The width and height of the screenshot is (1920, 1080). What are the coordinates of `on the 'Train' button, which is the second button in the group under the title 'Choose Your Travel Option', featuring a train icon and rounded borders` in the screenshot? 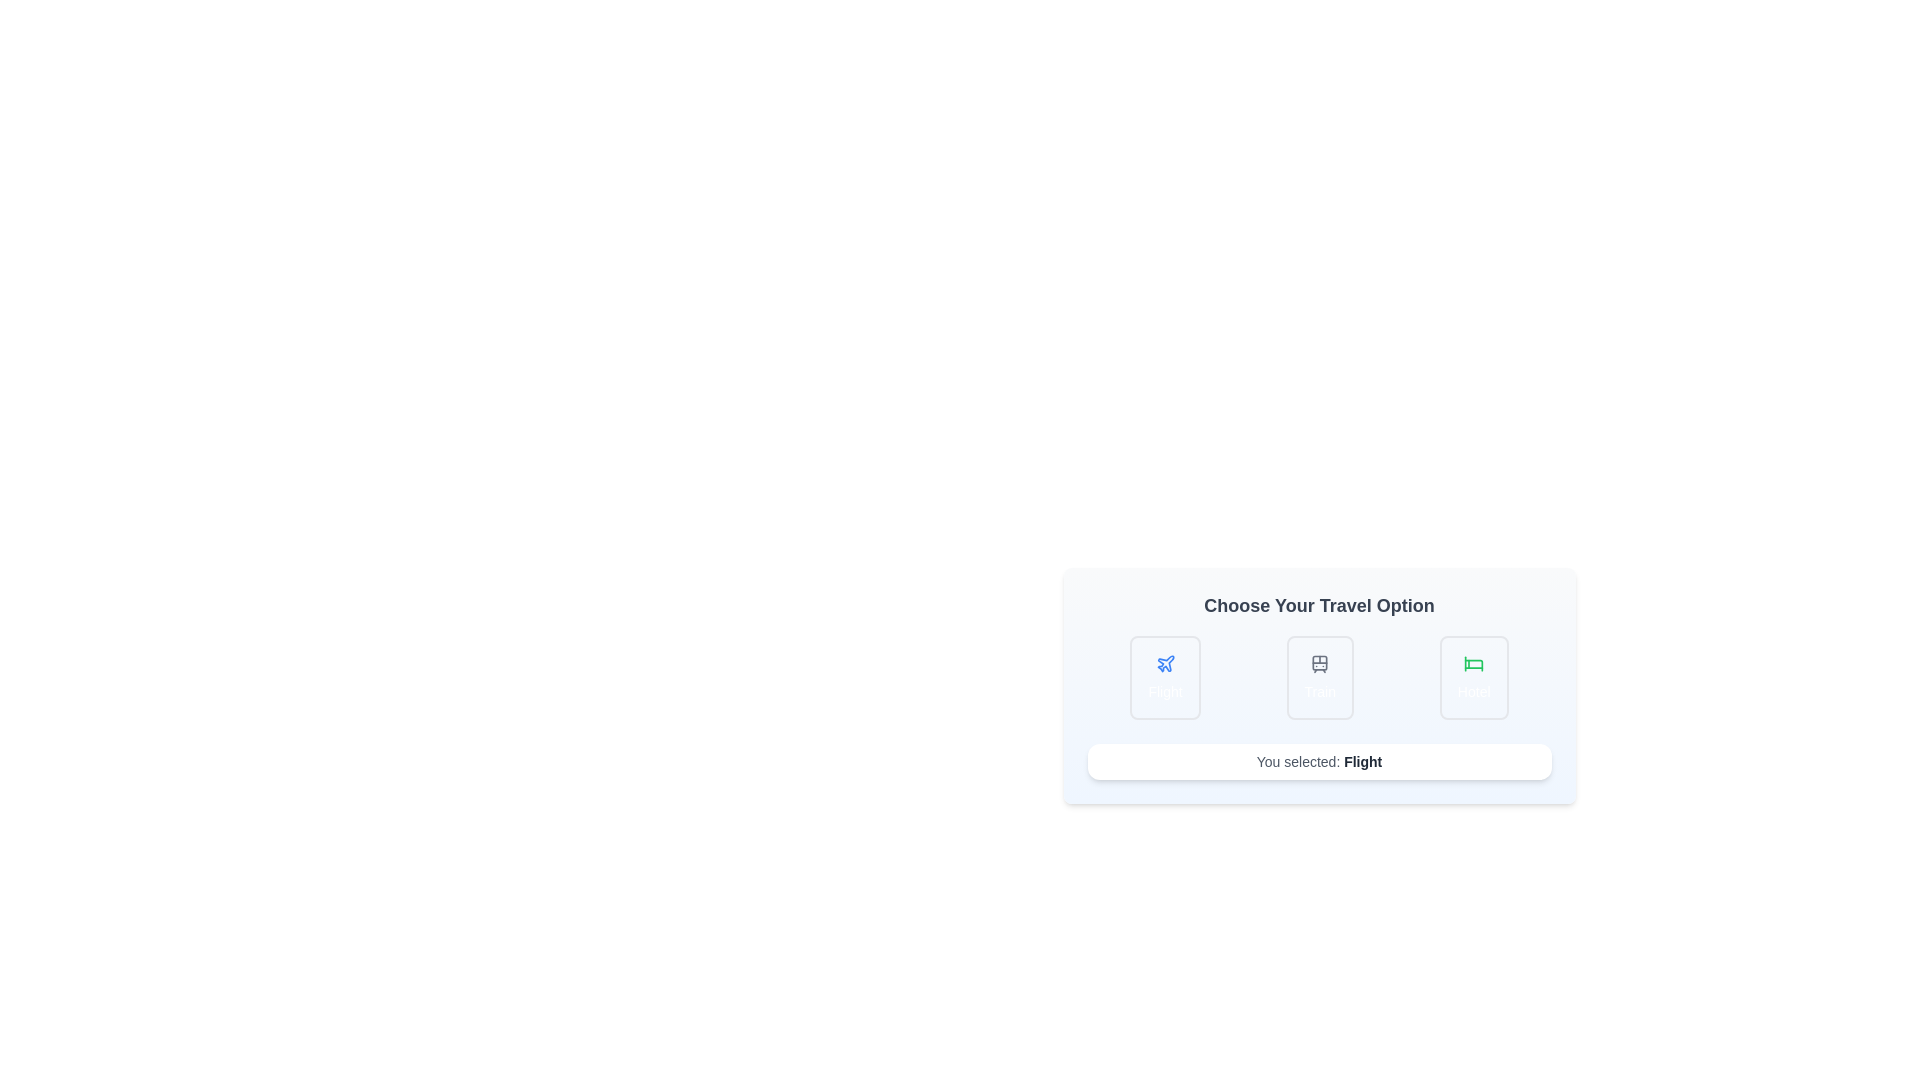 It's located at (1320, 677).